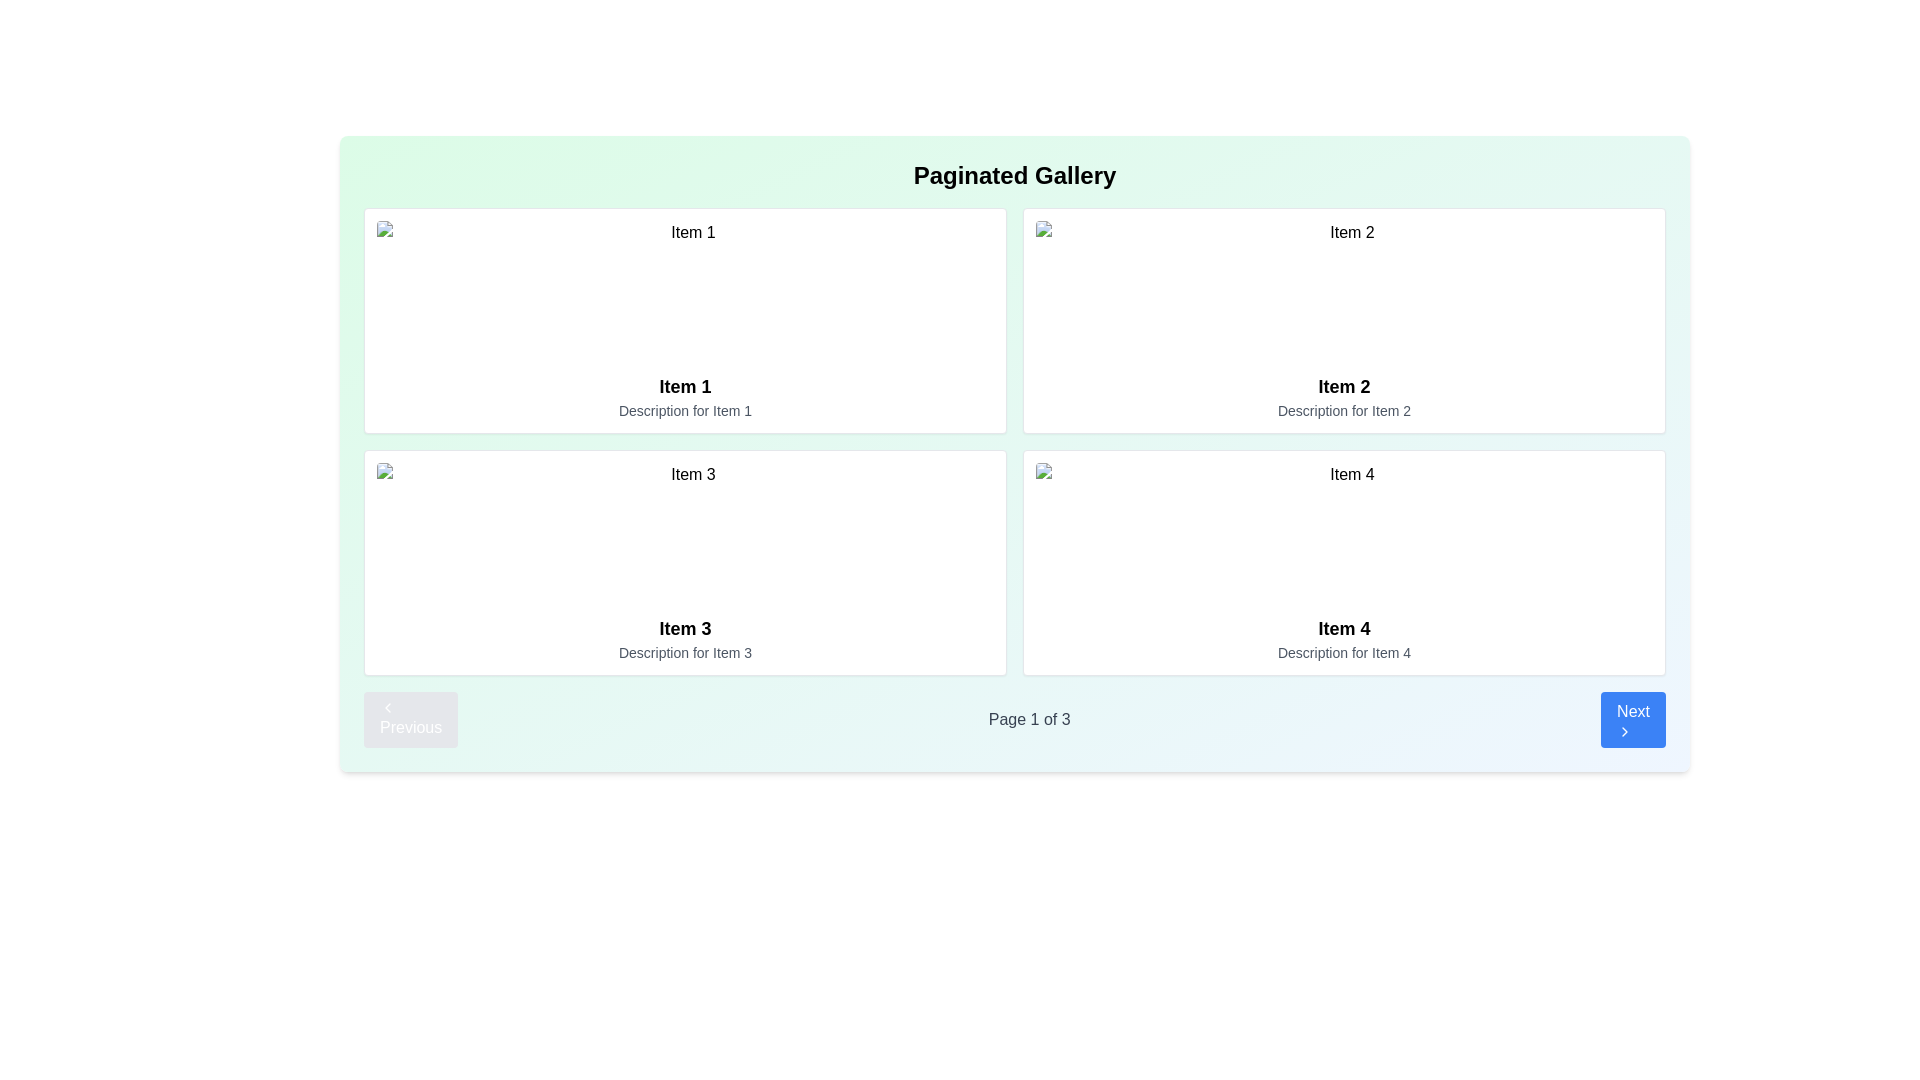 The image size is (1920, 1080). What do you see at coordinates (685, 293) in the screenshot?
I see `the image with a placeholder source in the first item card ('Item 1'), located in the upper-left quadrant of the grid layout` at bounding box center [685, 293].